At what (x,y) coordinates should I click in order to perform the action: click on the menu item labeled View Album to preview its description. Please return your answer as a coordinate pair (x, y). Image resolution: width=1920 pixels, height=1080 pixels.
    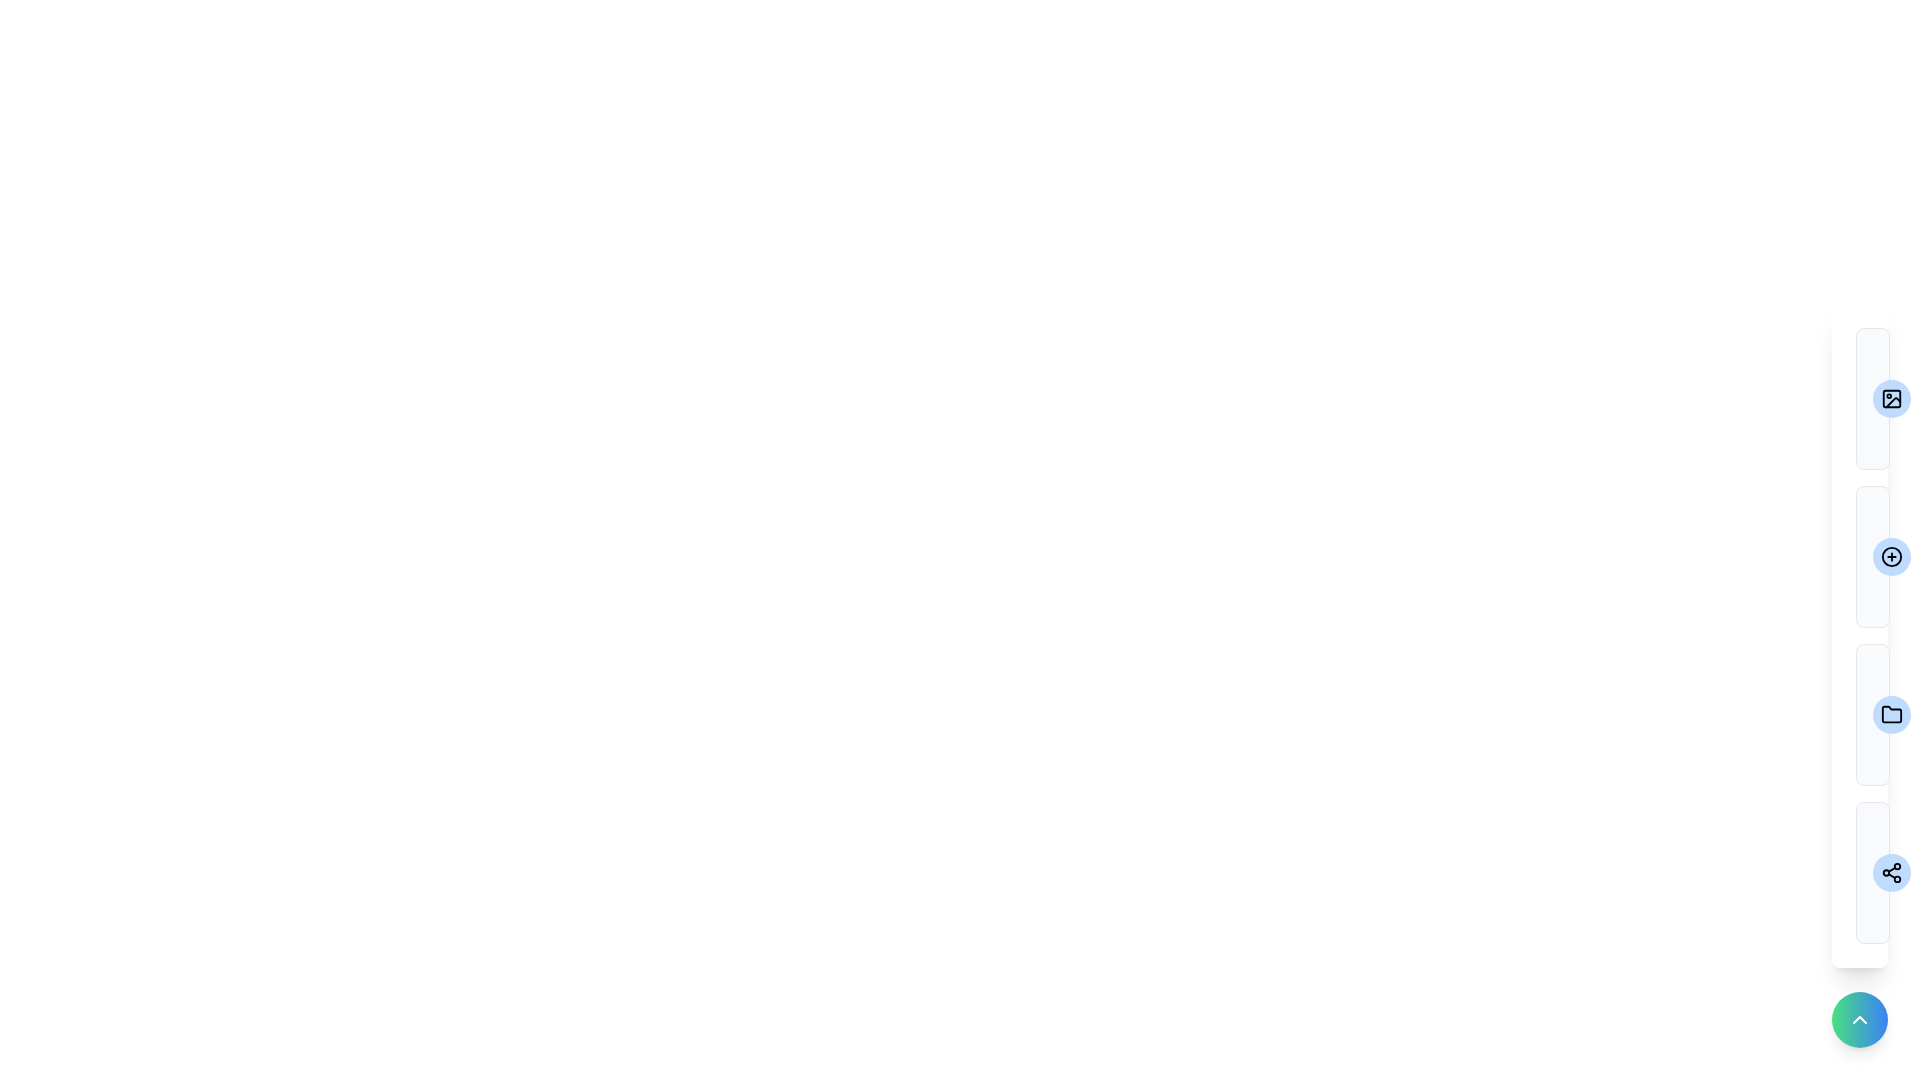
    Looking at the image, I should click on (1871, 398).